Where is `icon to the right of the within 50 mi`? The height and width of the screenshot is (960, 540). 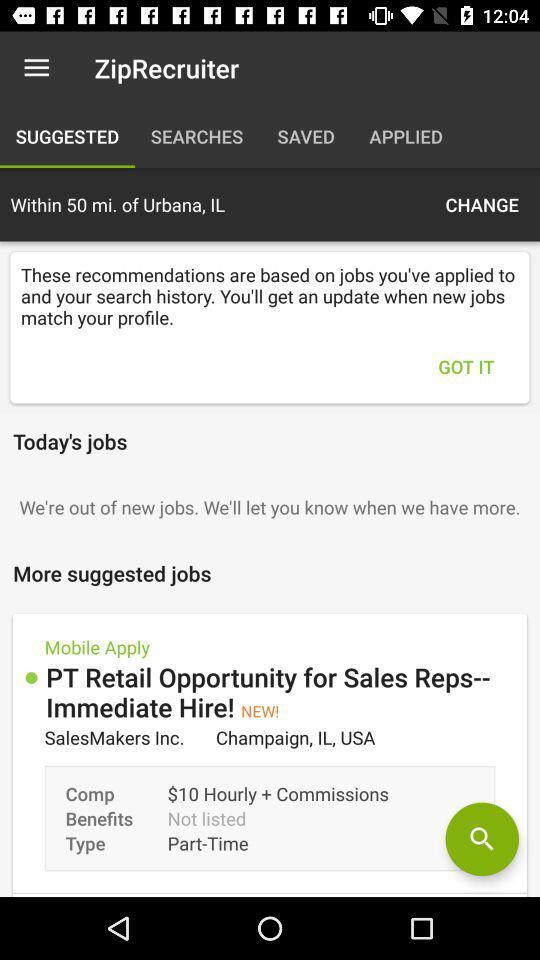
icon to the right of the within 50 mi is located at coordinates (481, 204).